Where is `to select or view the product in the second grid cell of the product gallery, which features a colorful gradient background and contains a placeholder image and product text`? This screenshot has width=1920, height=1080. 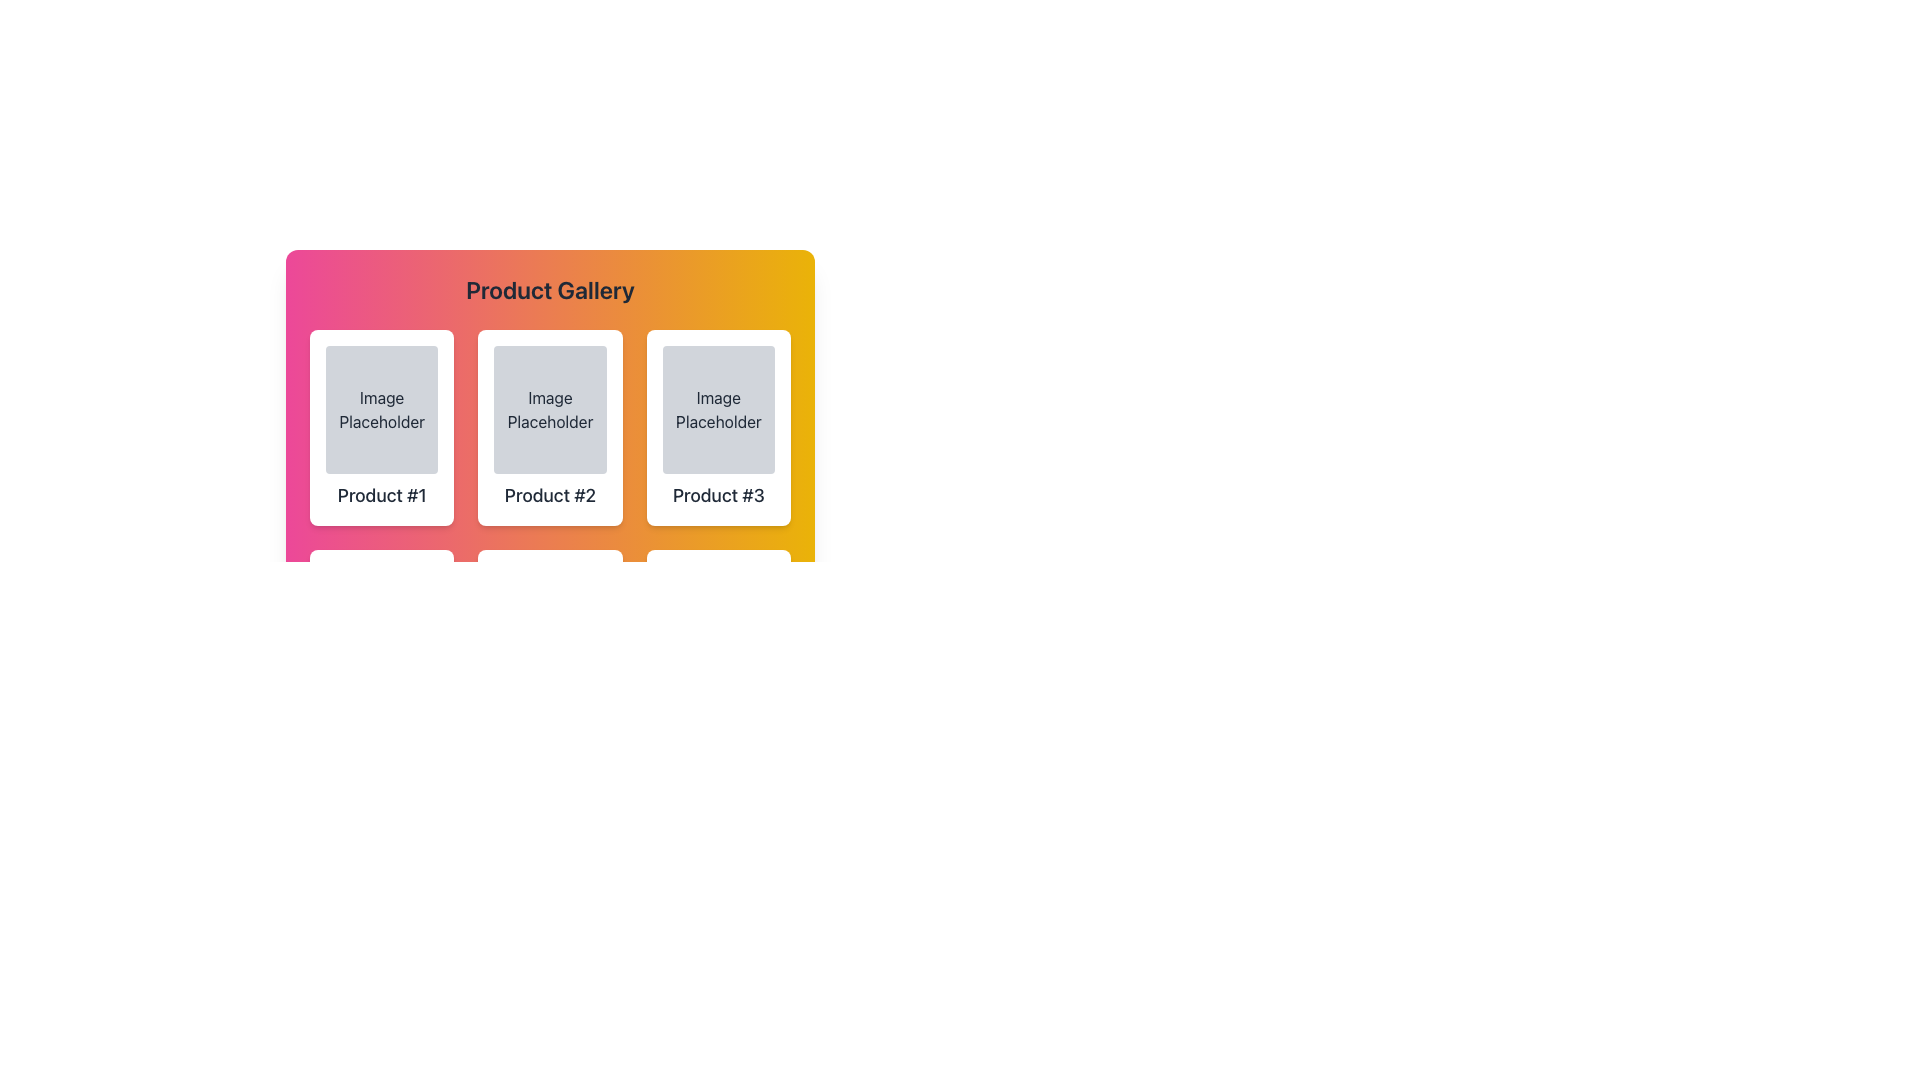
to select or view the product in the second grid cell of the product gallery, which features a colorful gradient background and contains a placeholder image and product text is located at coordinates (550, 393).